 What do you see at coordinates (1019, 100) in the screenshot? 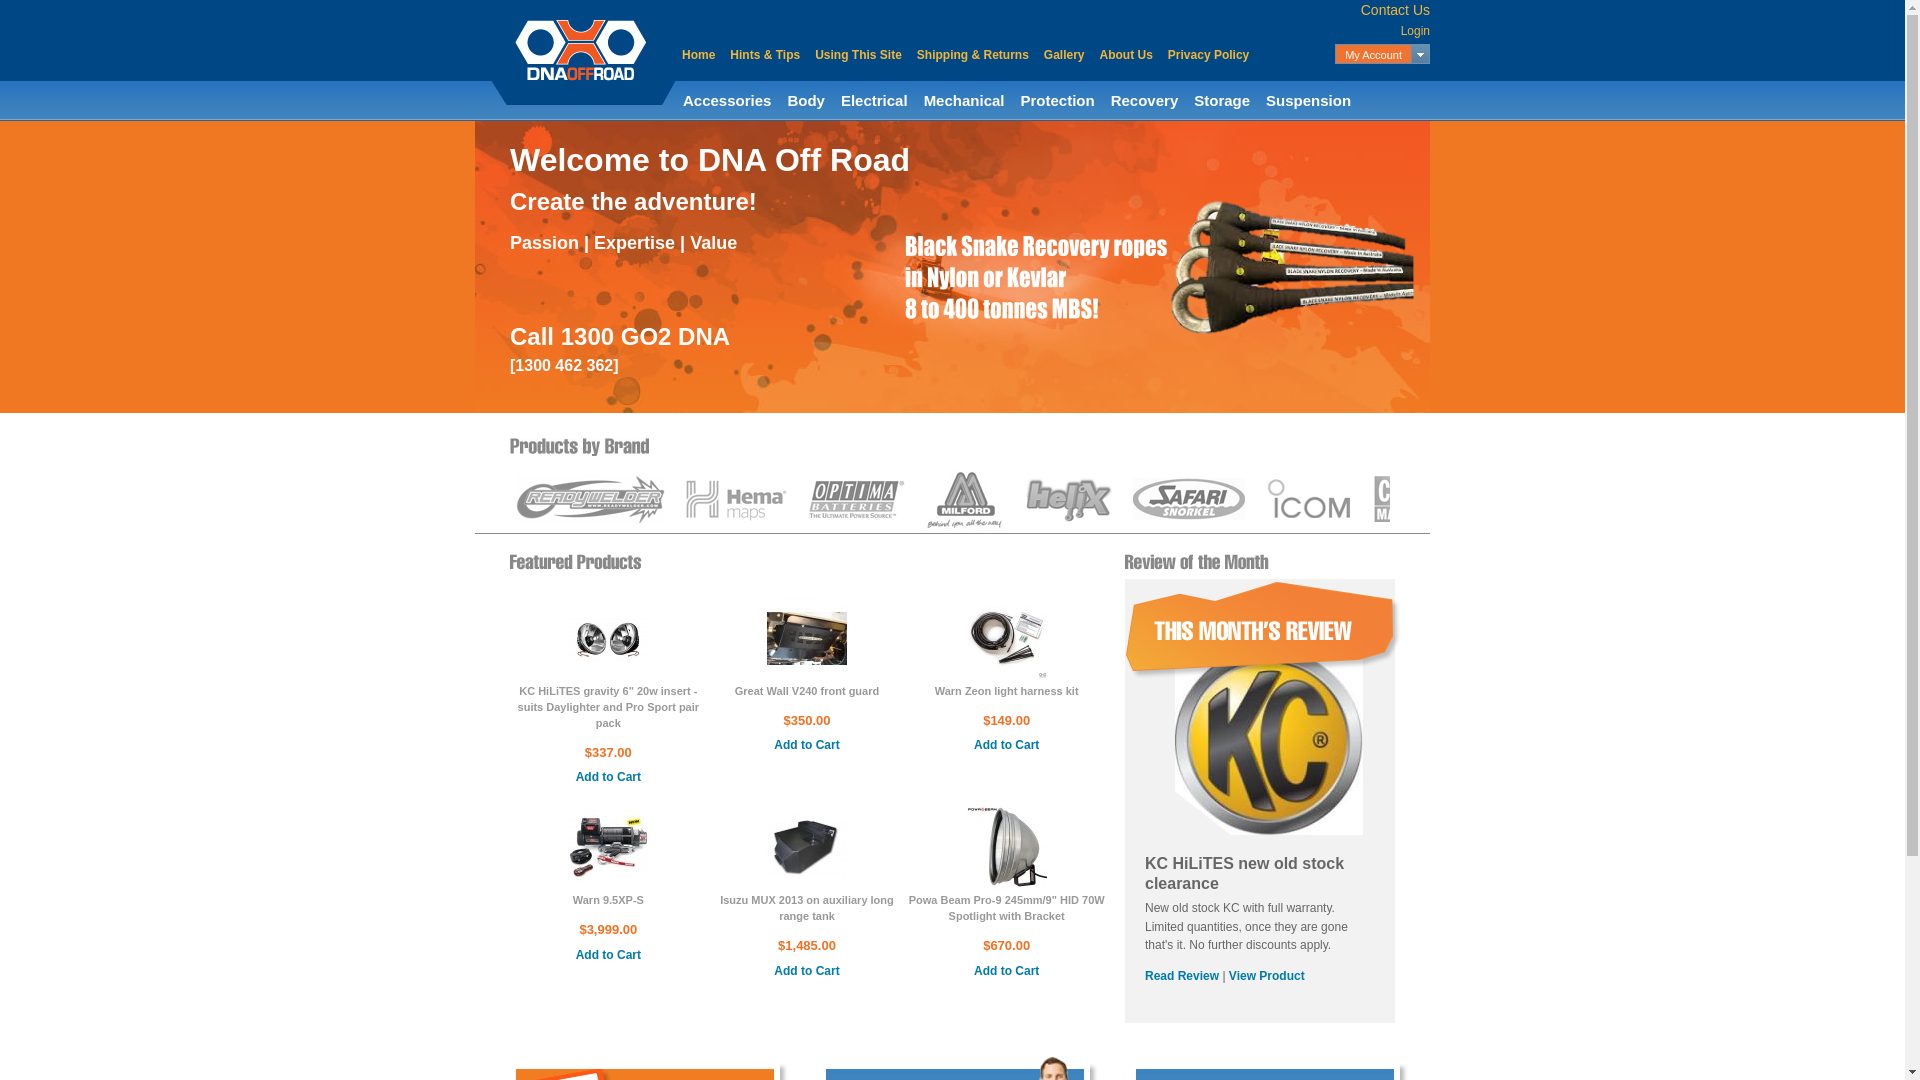
I see `'Protection'` at bounding box center [1019, 100].